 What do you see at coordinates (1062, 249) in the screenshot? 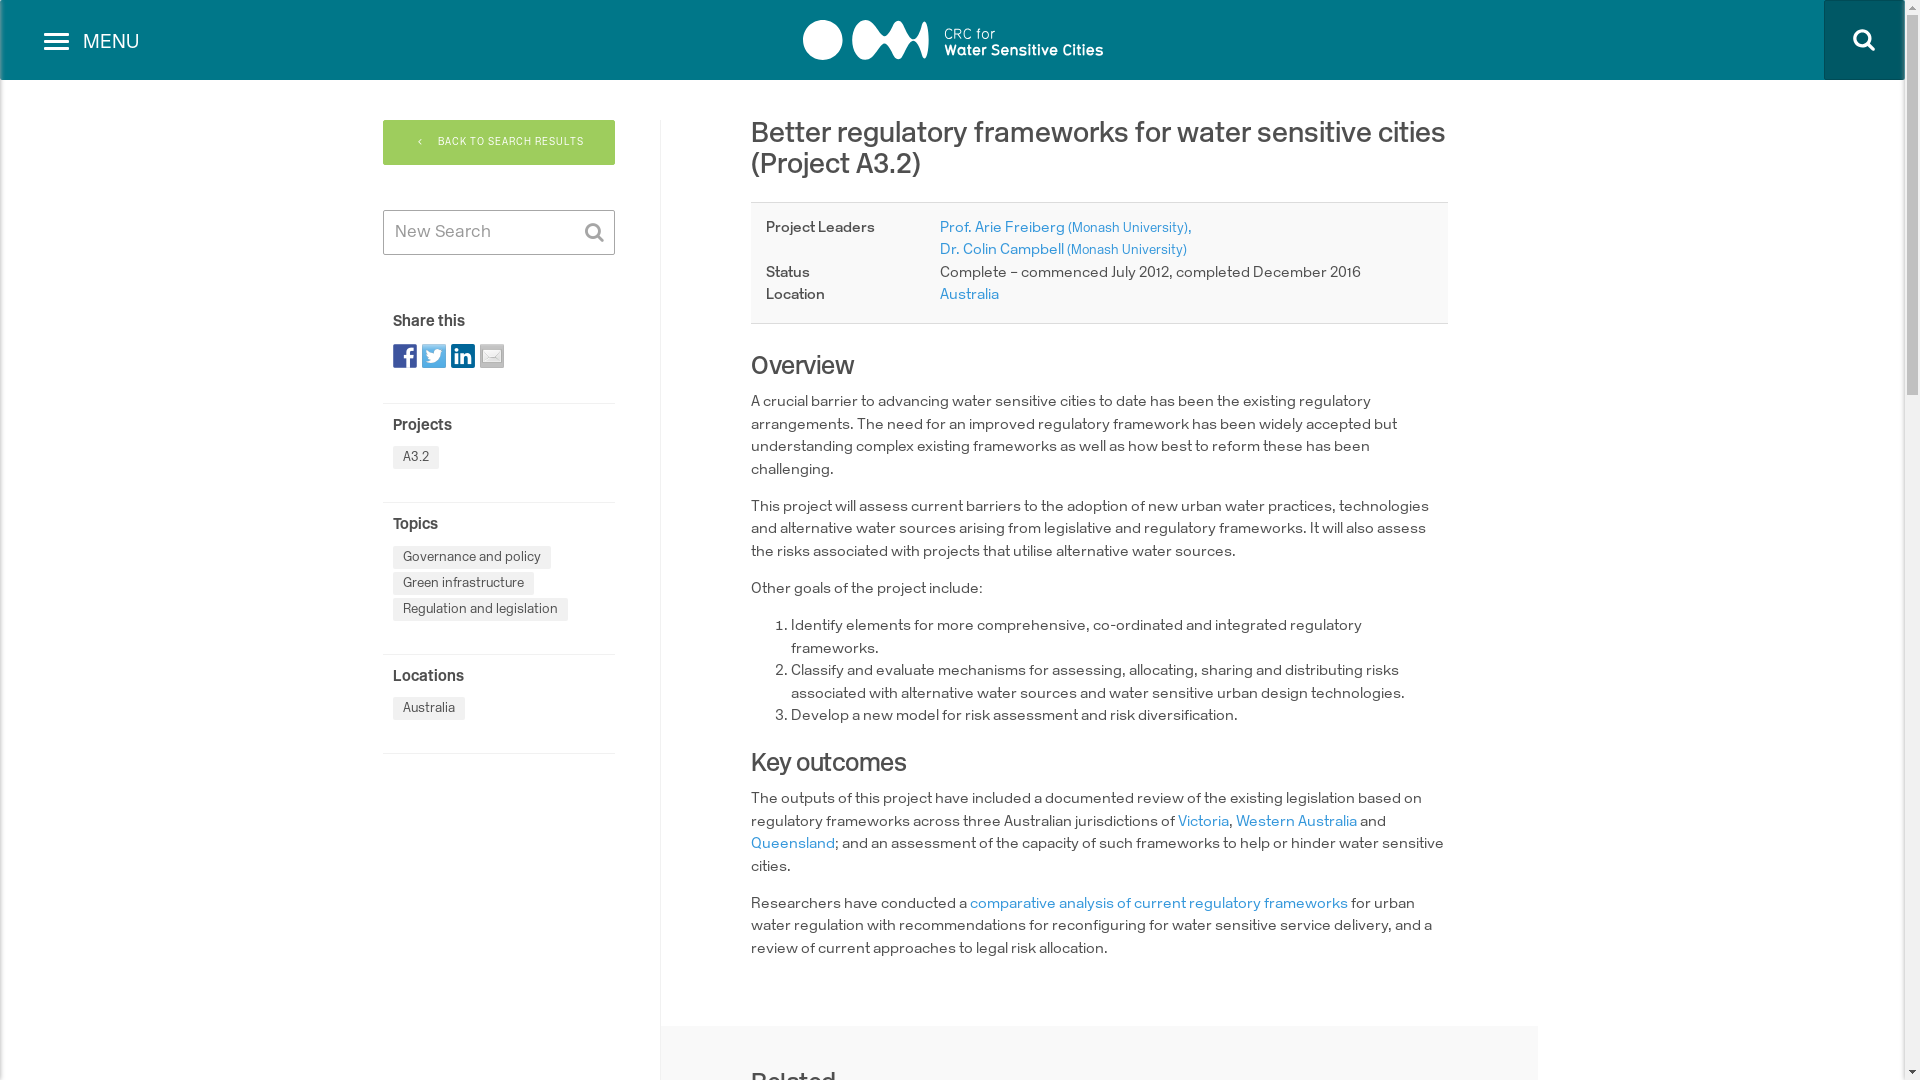
I see `'Dr. Colin Campbell (Monash University)'` at bounding box center [1062, 249].